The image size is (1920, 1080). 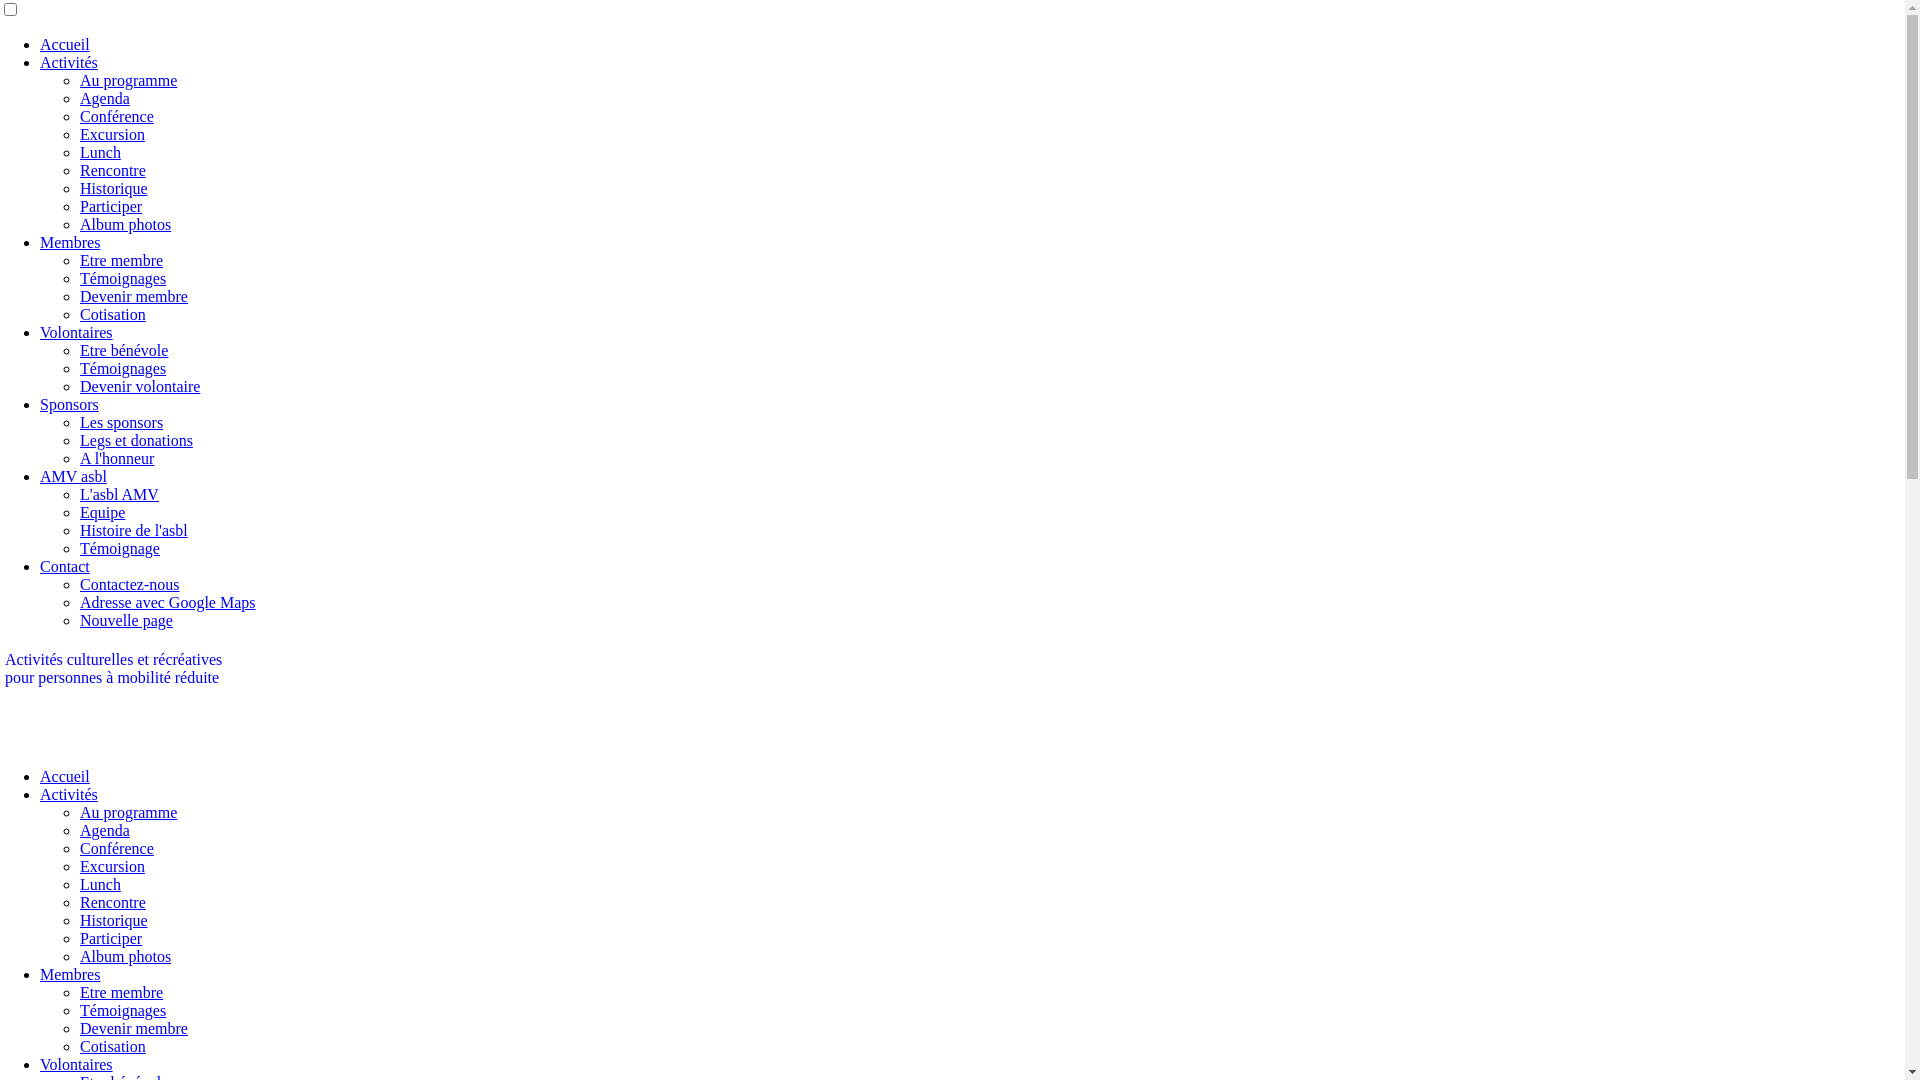 What do you see at coordinates (135, 439) in the screenshot?
I see `'Legs et donations'` at bounding box center [135, 439].